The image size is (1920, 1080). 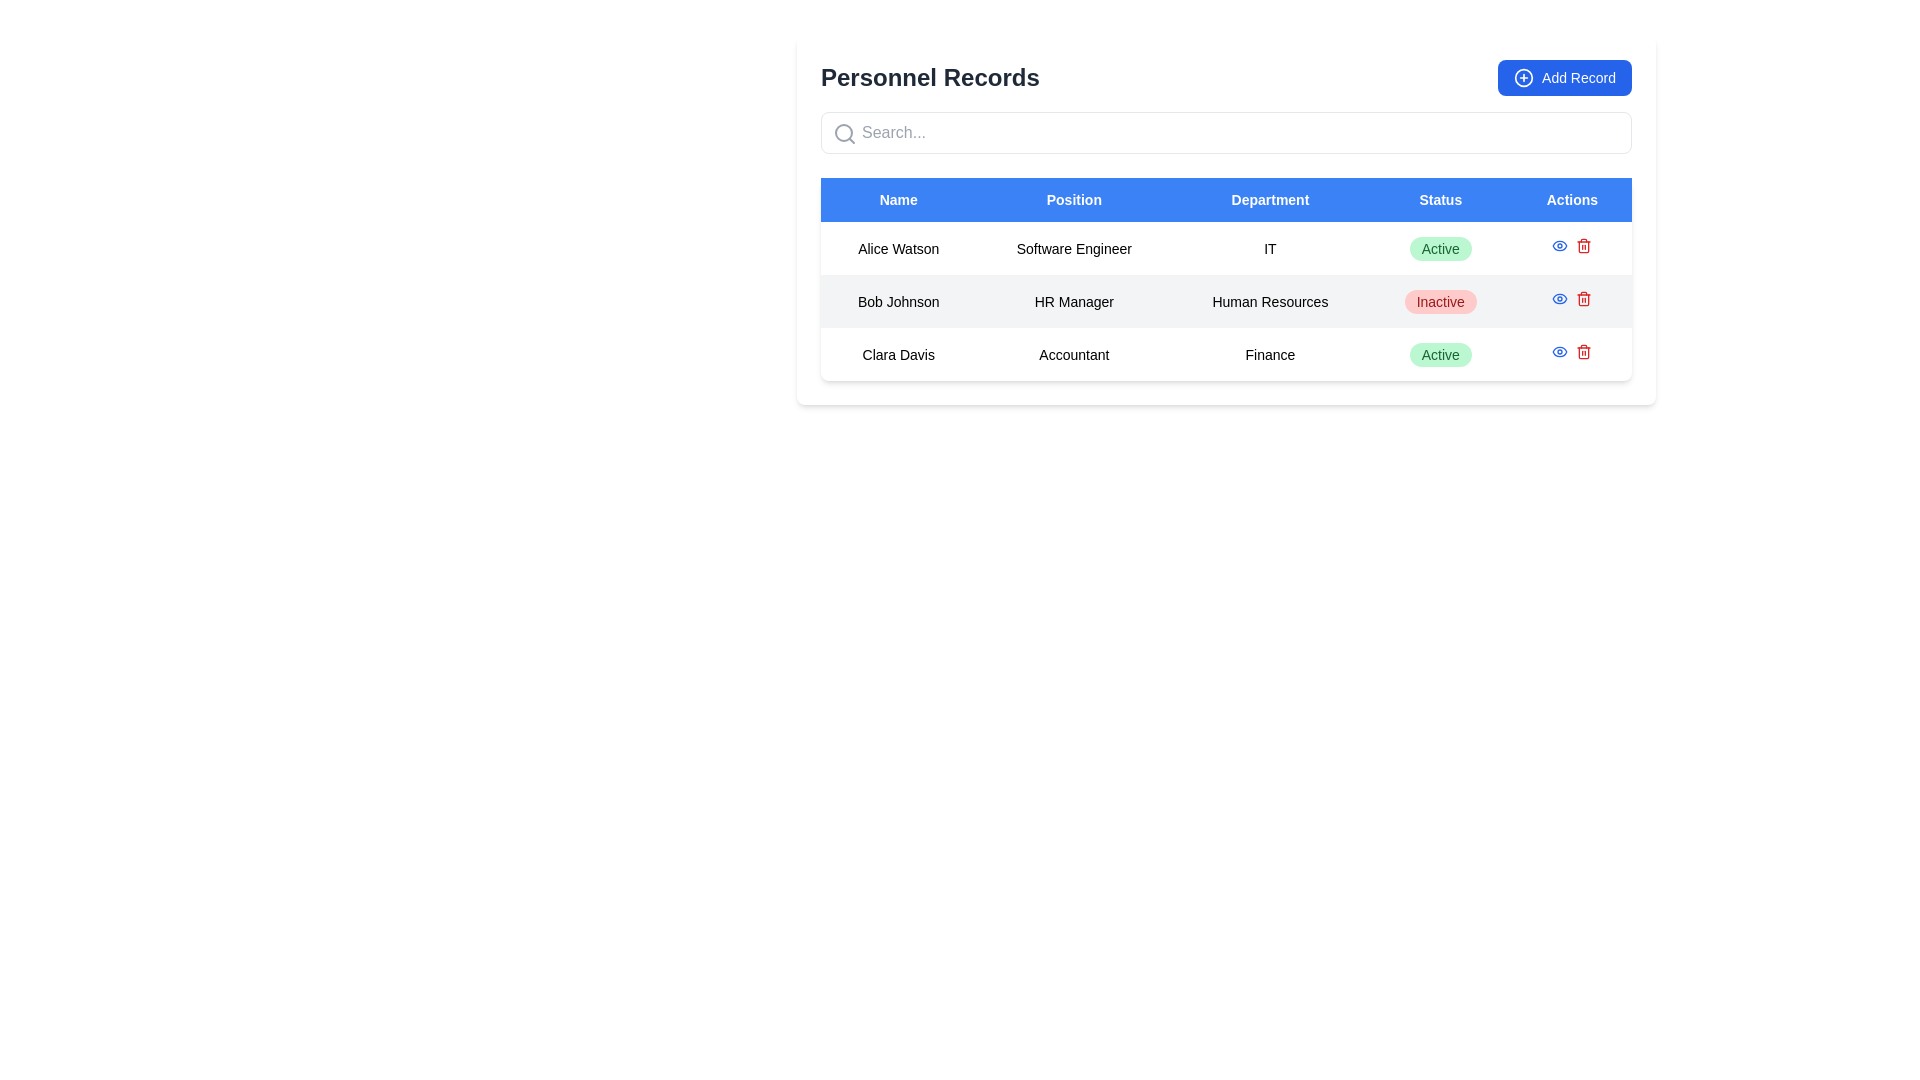 I want to click on the blue header row containing the column titles 'Name', 'Position', 'Department', 'Status', and 'Actions' which is the first row in the table layout, so click(x=1225, y=200).